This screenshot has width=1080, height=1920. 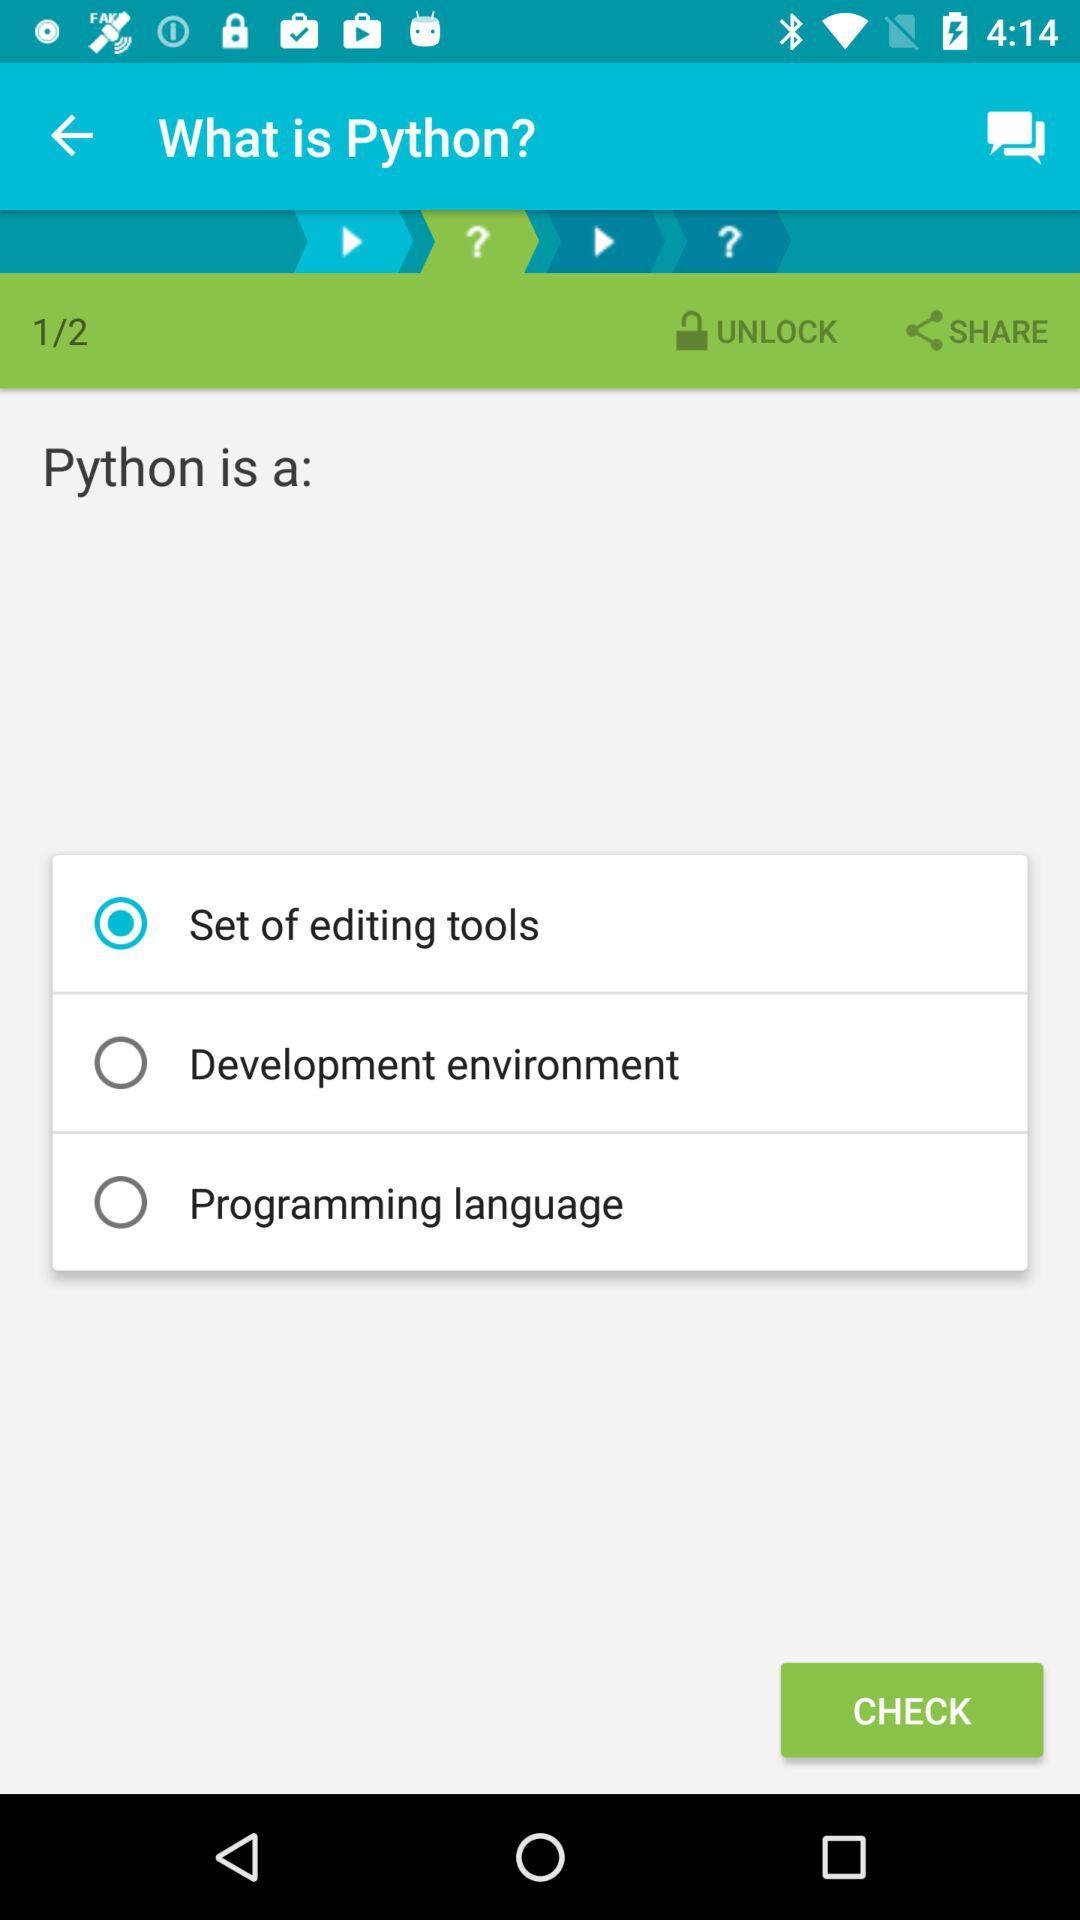 What do you see at coordinates (973, 330) in the screenshot?
I see `share` at bounding box center [973, 330].